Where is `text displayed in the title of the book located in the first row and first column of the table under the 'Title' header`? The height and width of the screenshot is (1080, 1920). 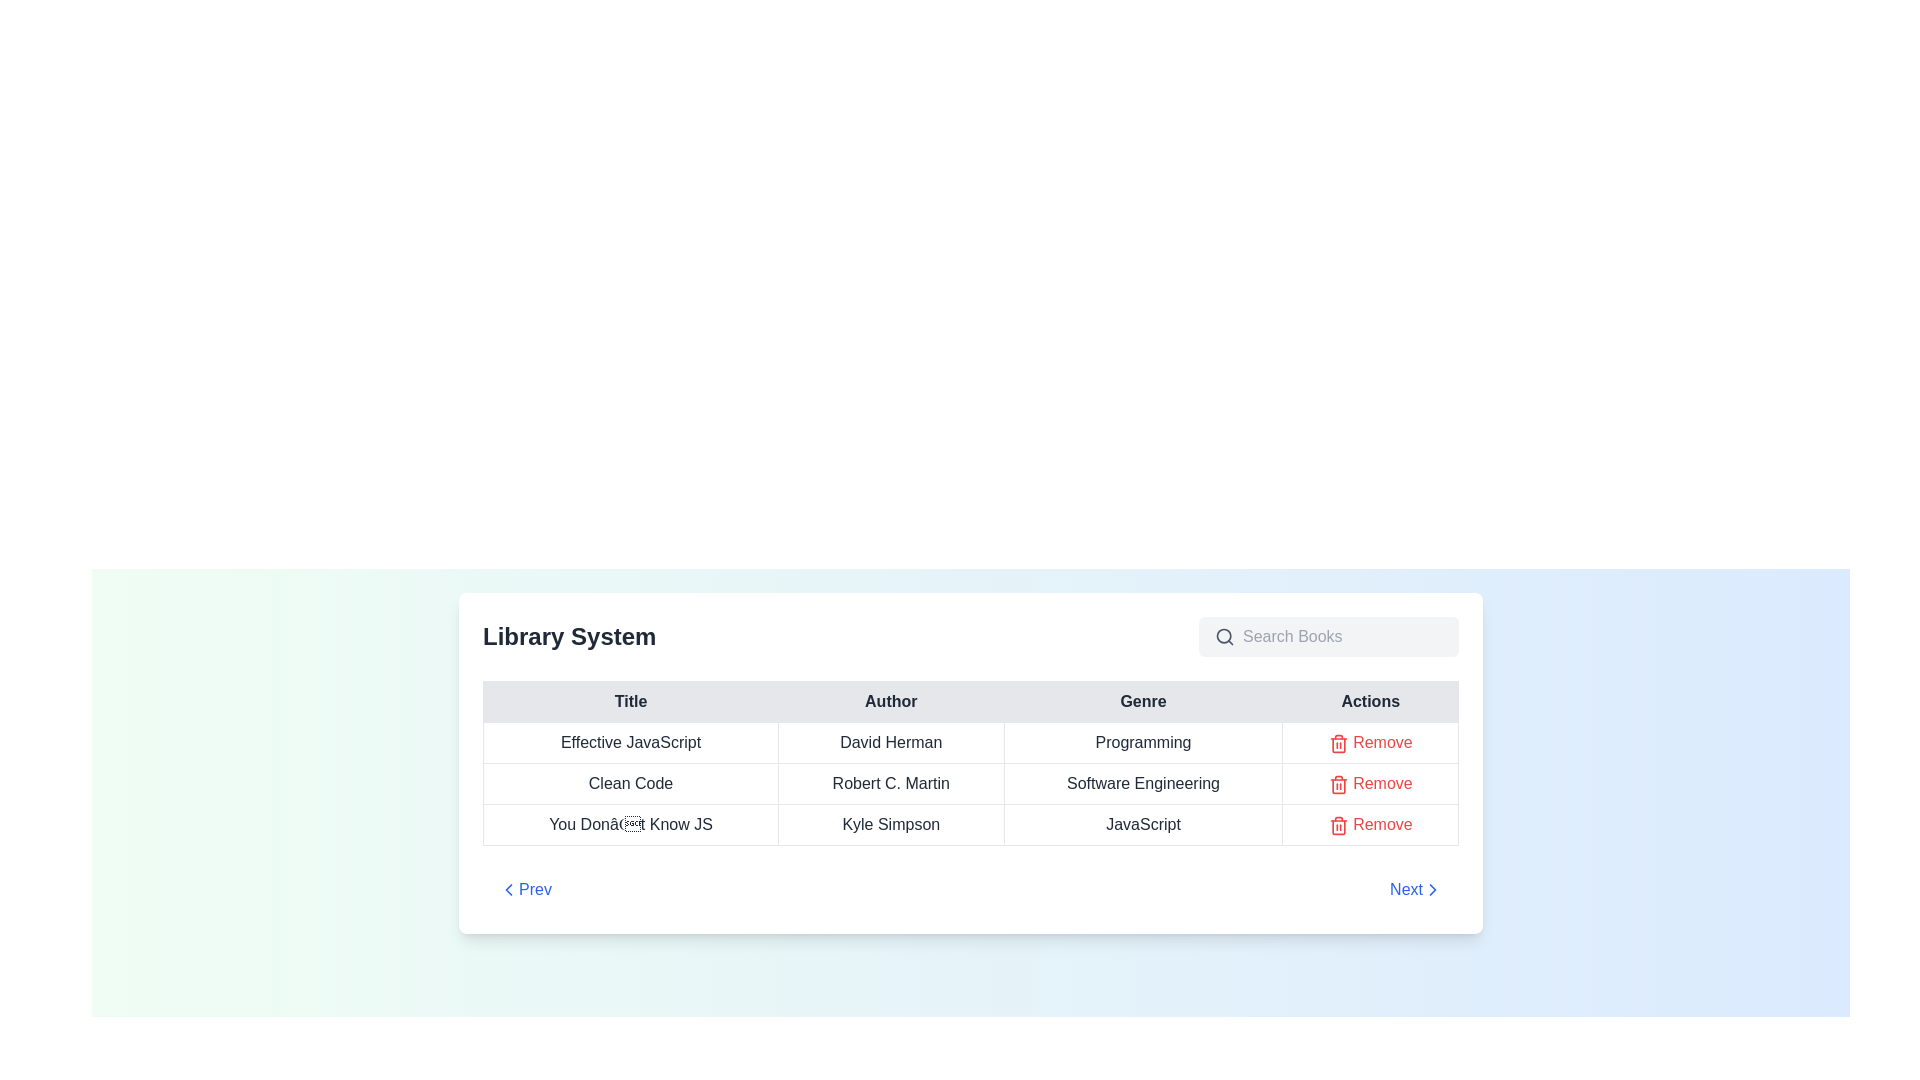 text displayed in the title of the book located in the first row and first column of the table under the 'Title' header is located at coordinates (630, 743).